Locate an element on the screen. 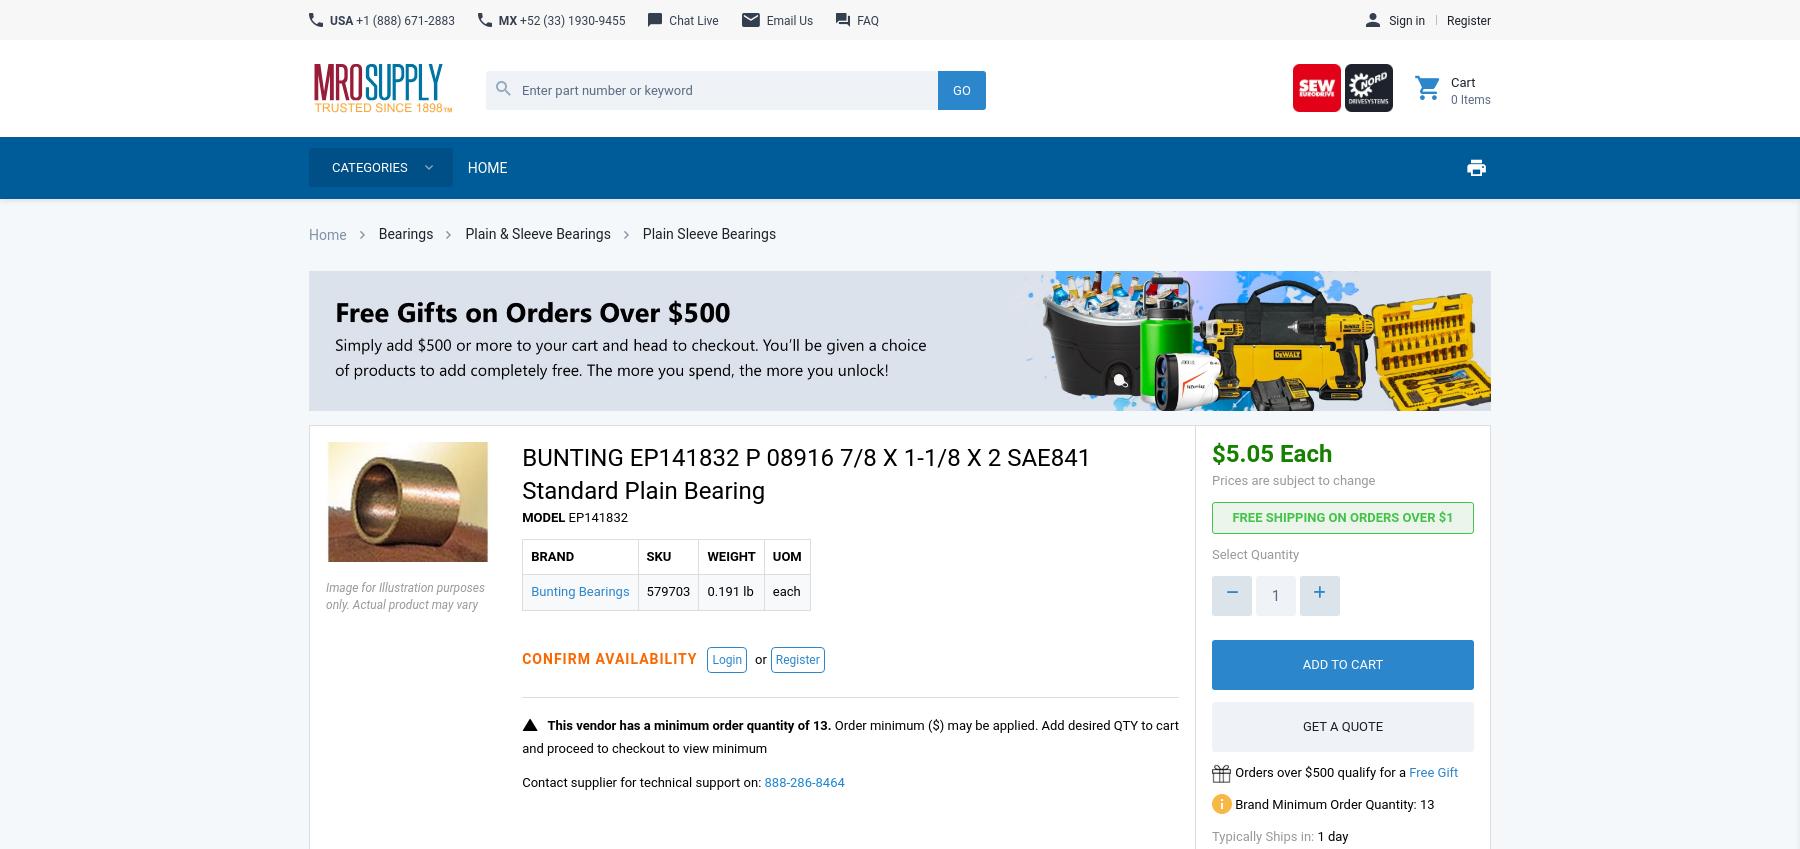 The height and width of the screenshot is (849, 1800). 'Contact Us' is located at coordinates (1321, 326).